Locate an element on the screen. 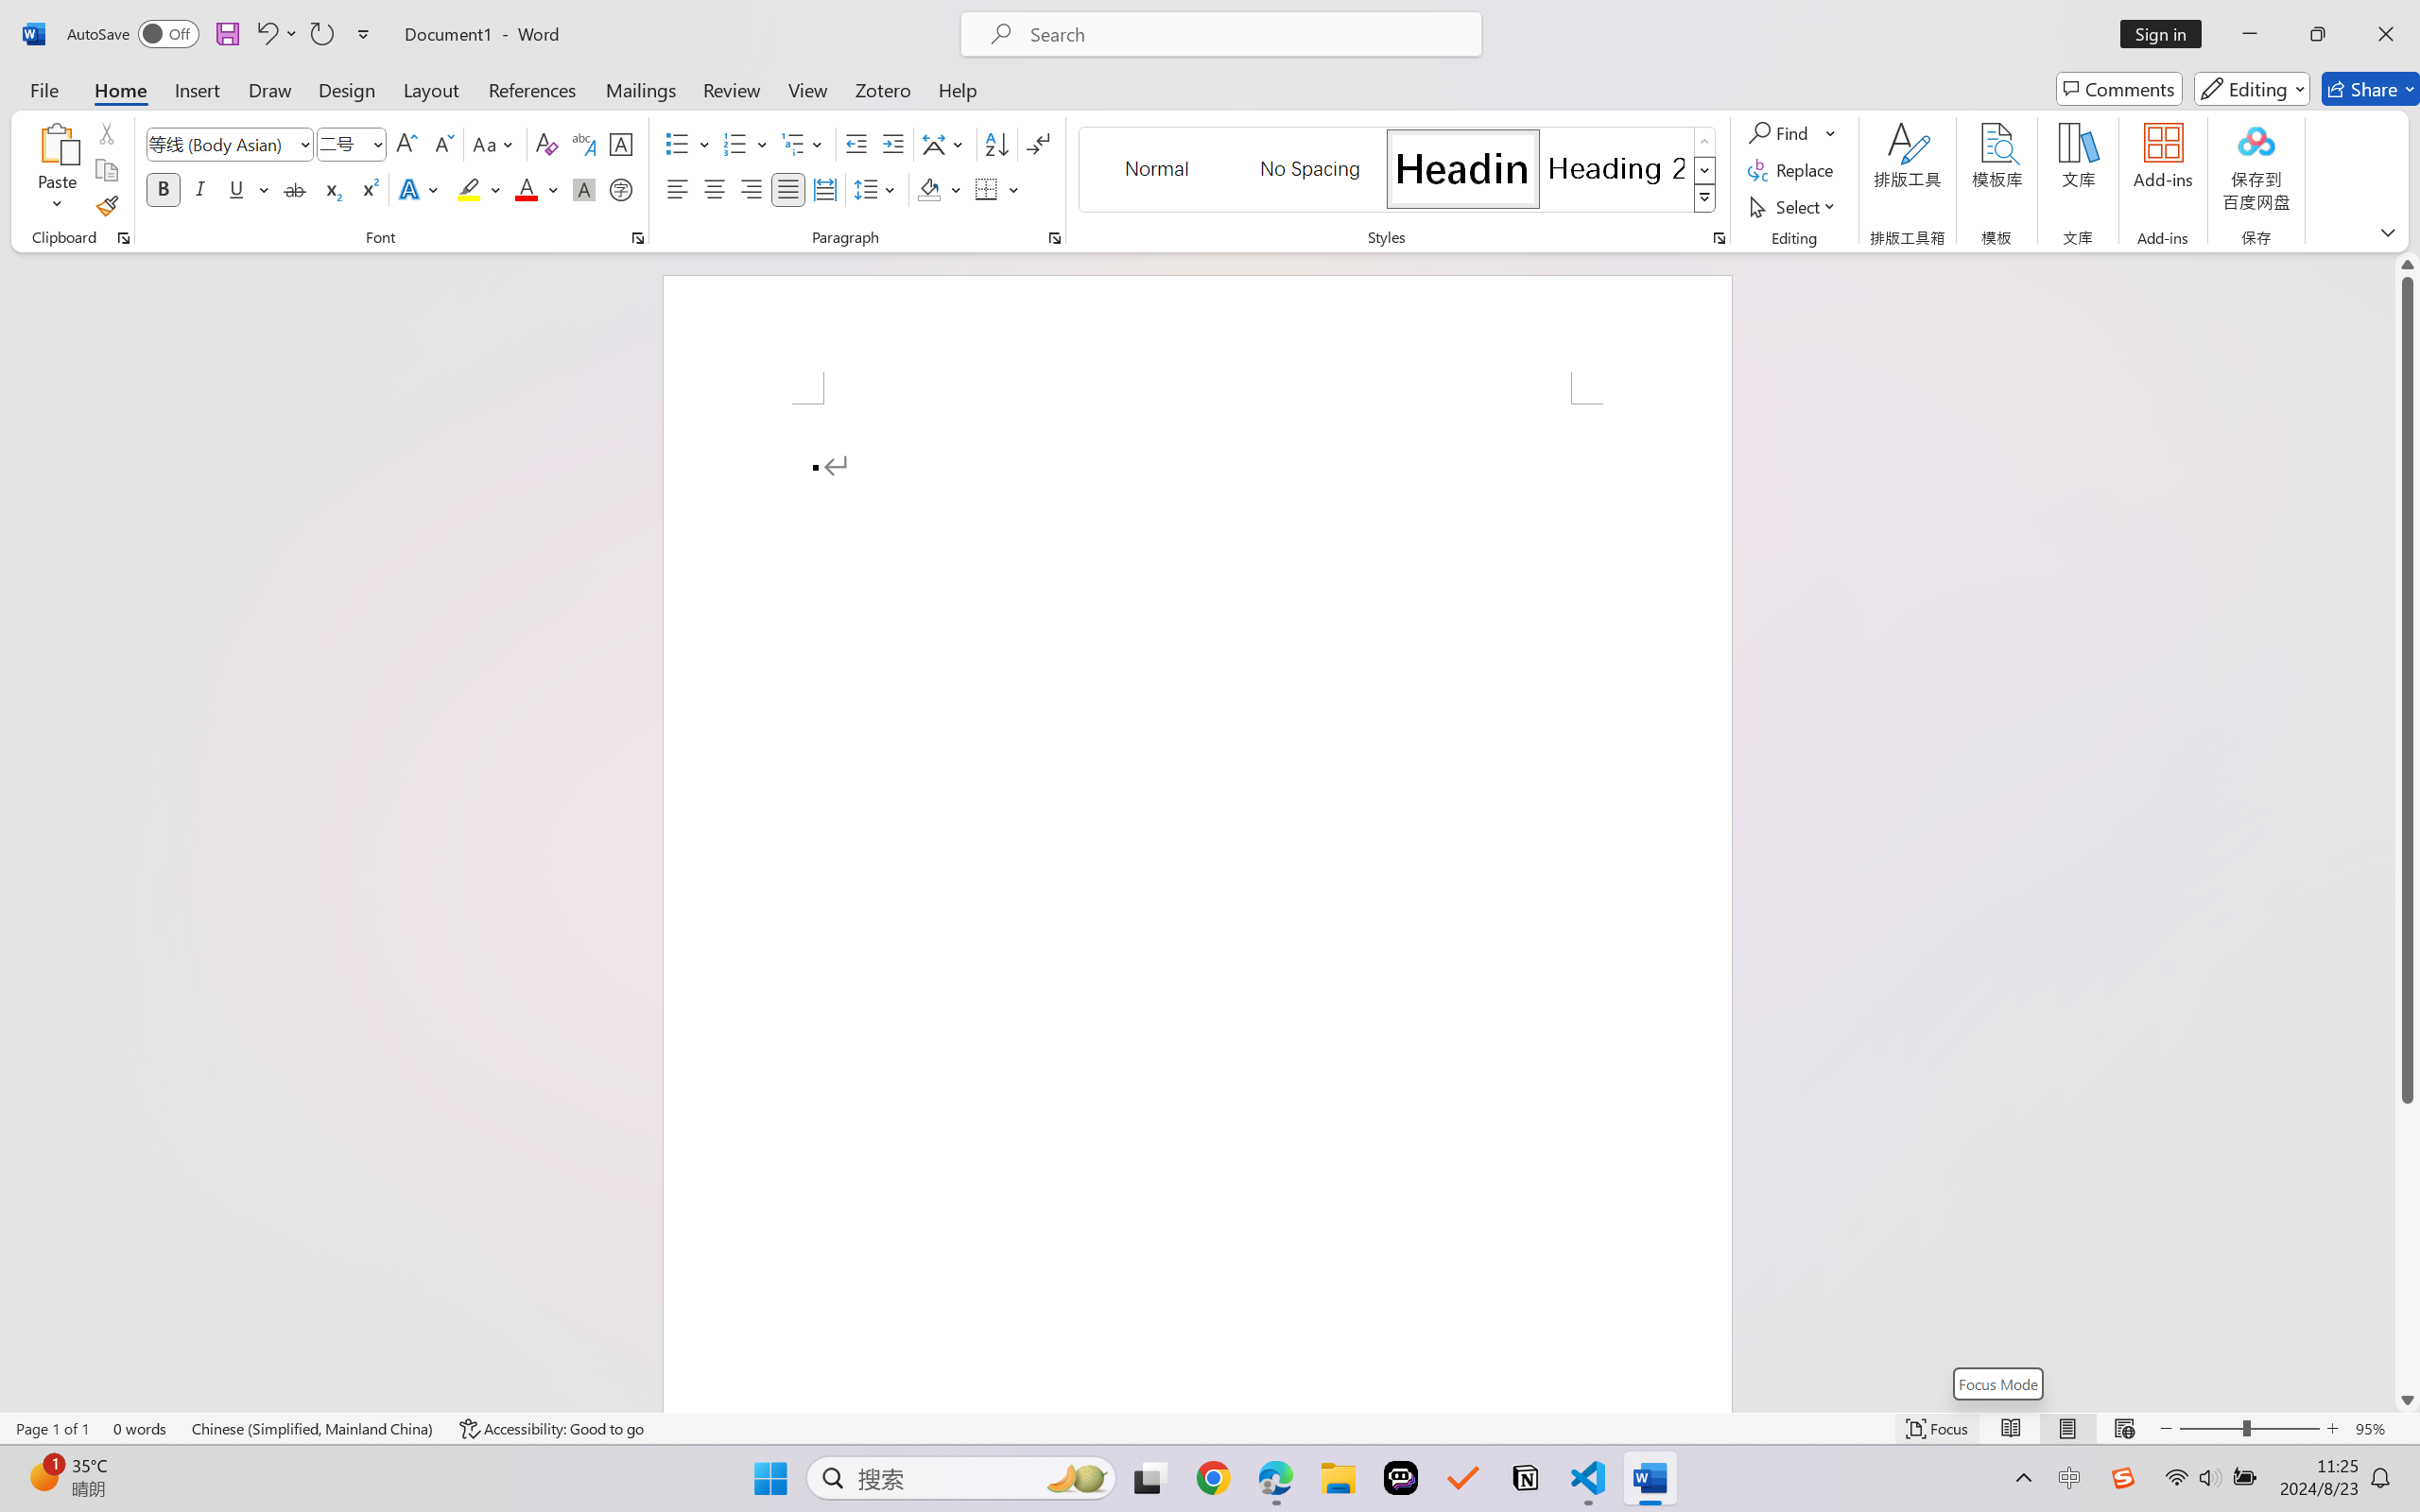 The image size is (2420, 1512). 'AutomationID: QuickStylesGallery' is located at coordinates (1397, 170).